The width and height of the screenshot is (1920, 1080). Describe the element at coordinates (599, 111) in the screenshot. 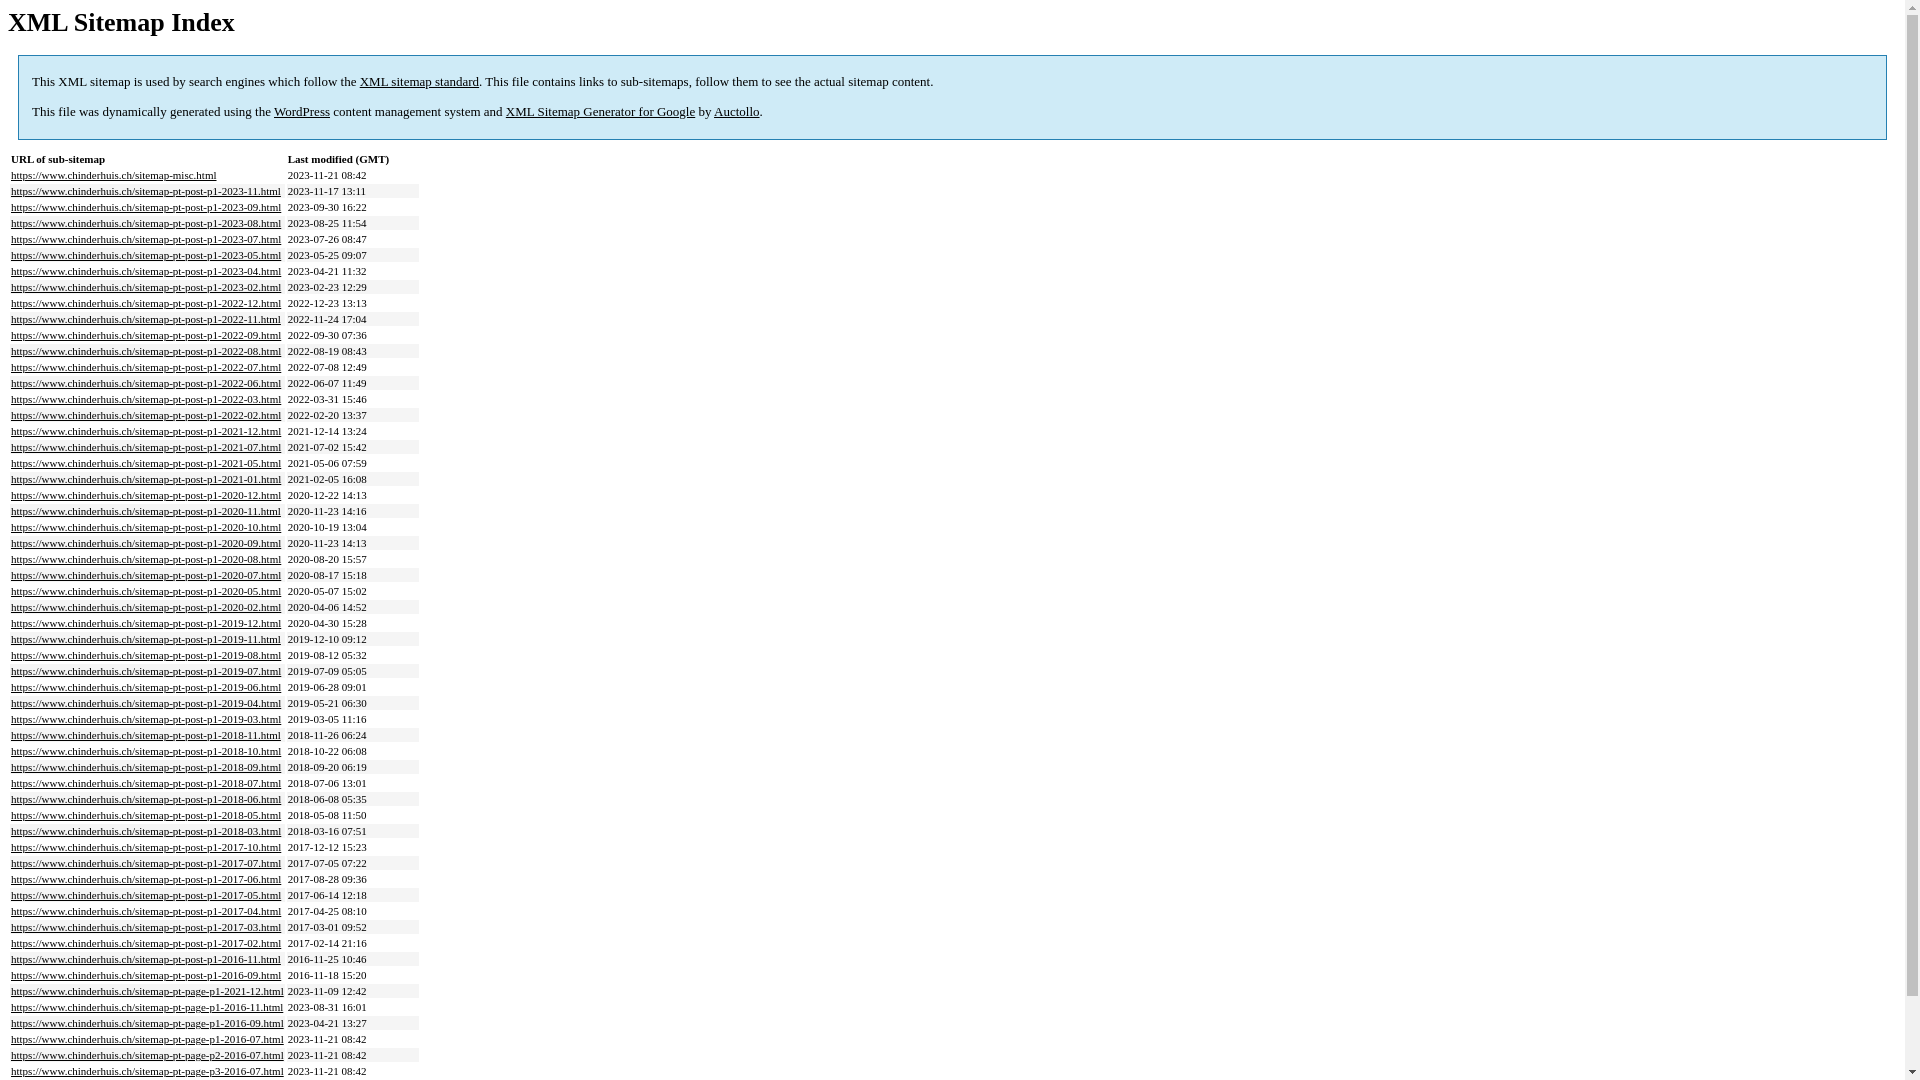

I see `'XML Sitemap Generator for Google'` at that location.